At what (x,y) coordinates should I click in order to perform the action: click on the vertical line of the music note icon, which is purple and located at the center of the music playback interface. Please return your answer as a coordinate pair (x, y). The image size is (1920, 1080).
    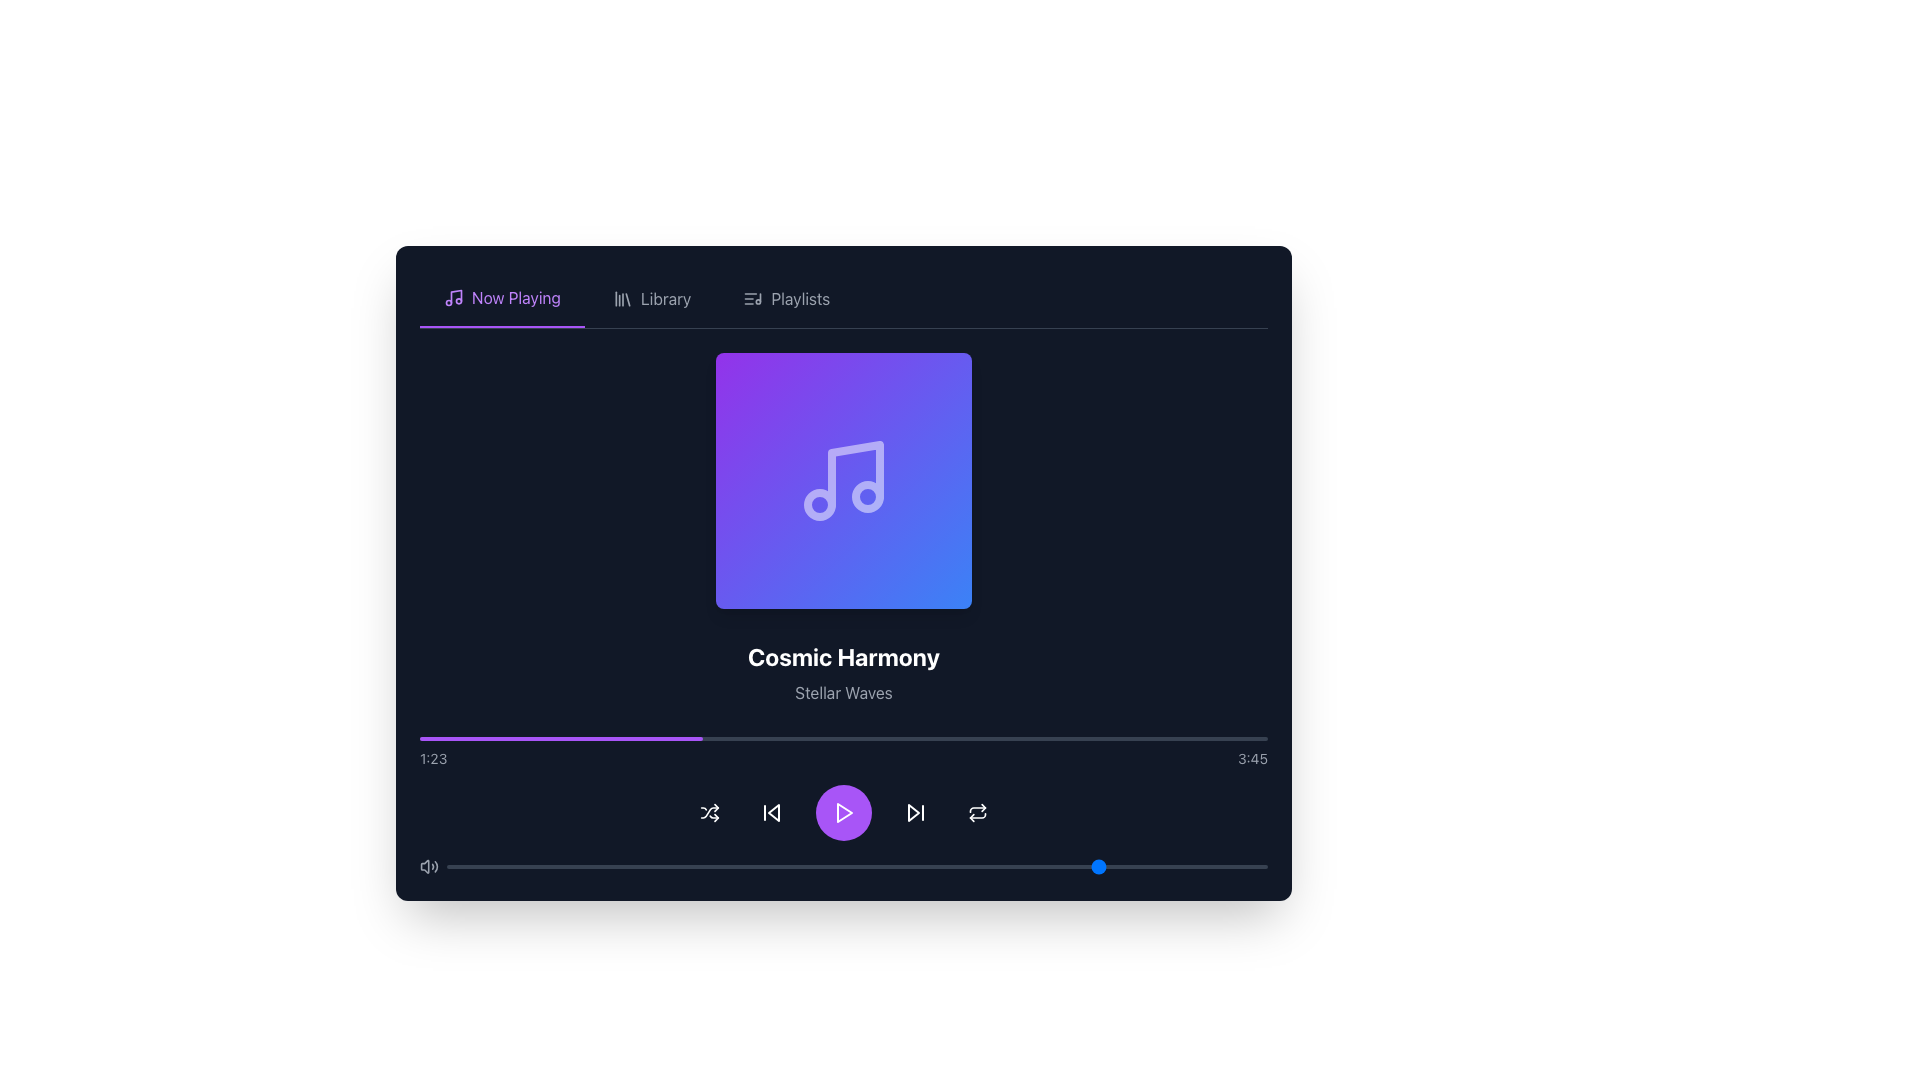
    Looking at the image, I should click on (855, 474).